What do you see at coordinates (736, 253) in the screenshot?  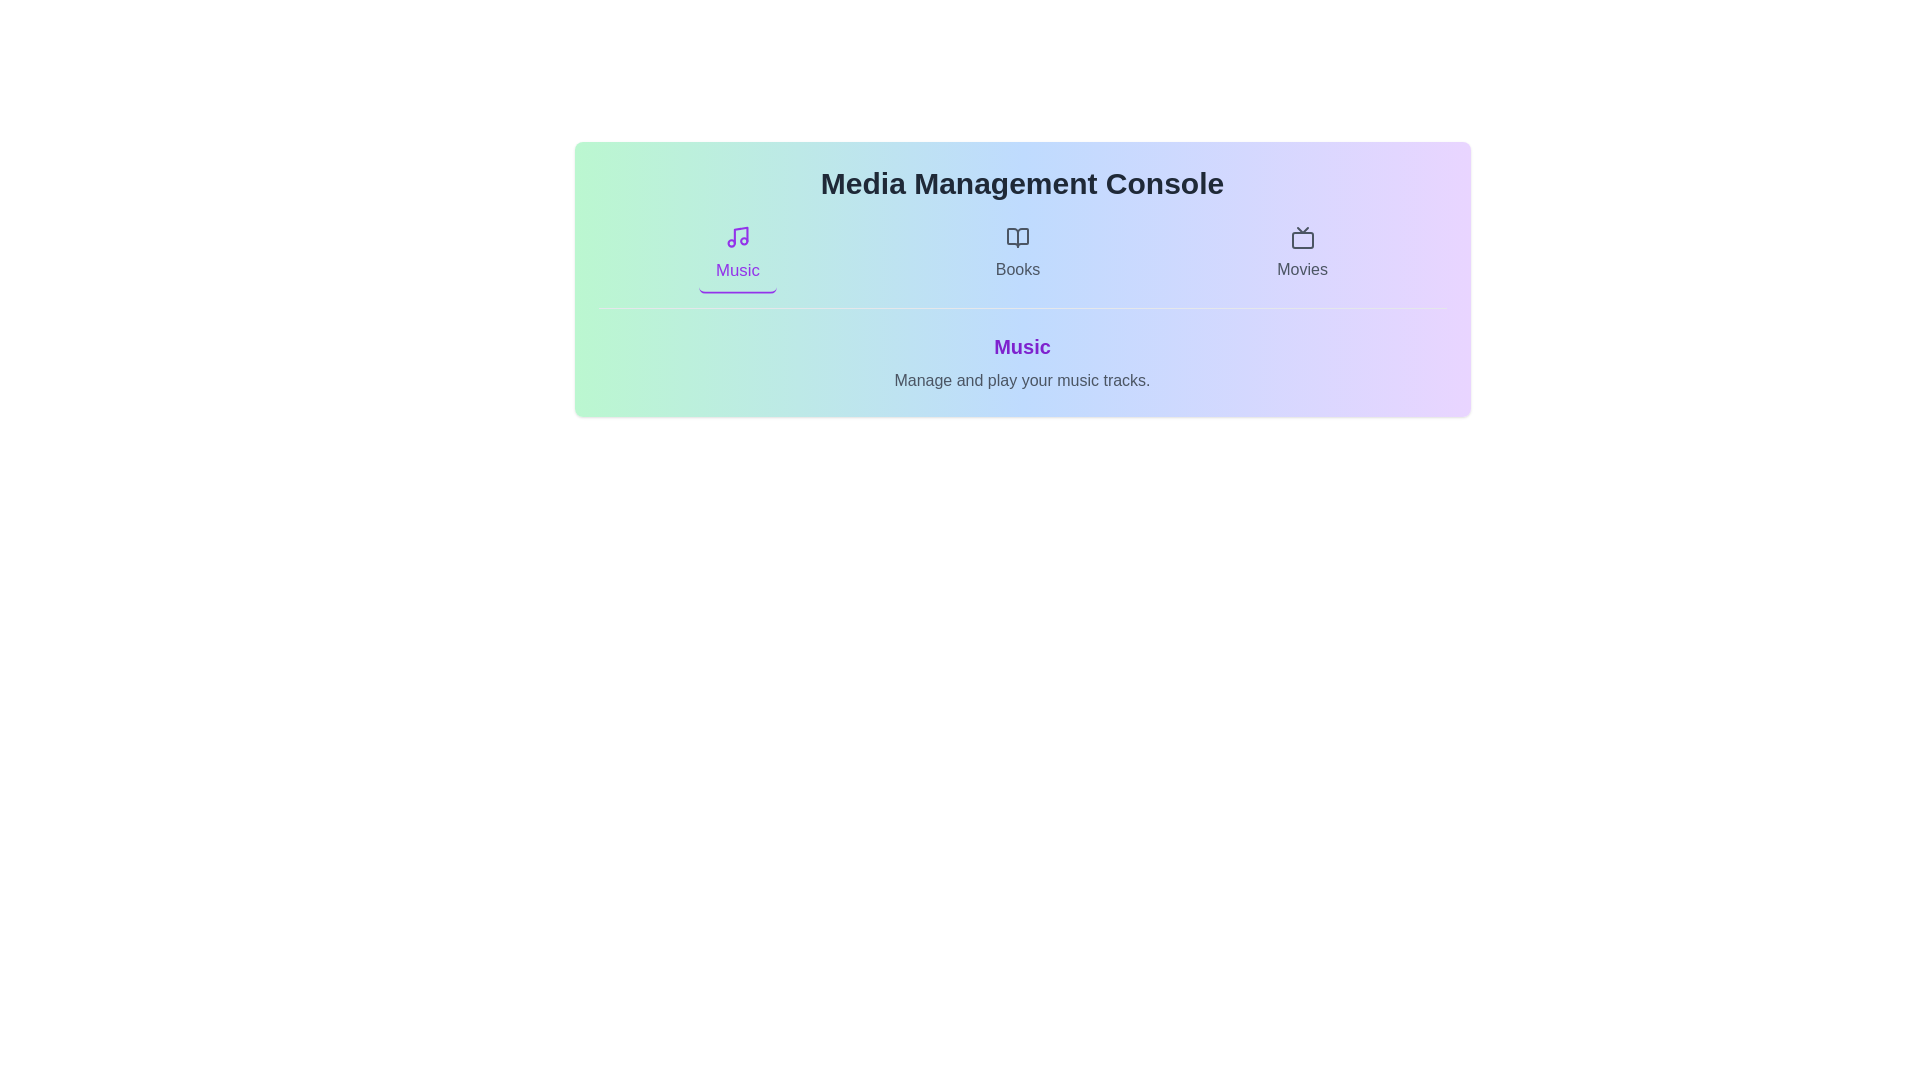 I see `the tab Music from the available tabs` at bounding box center [736, 253].